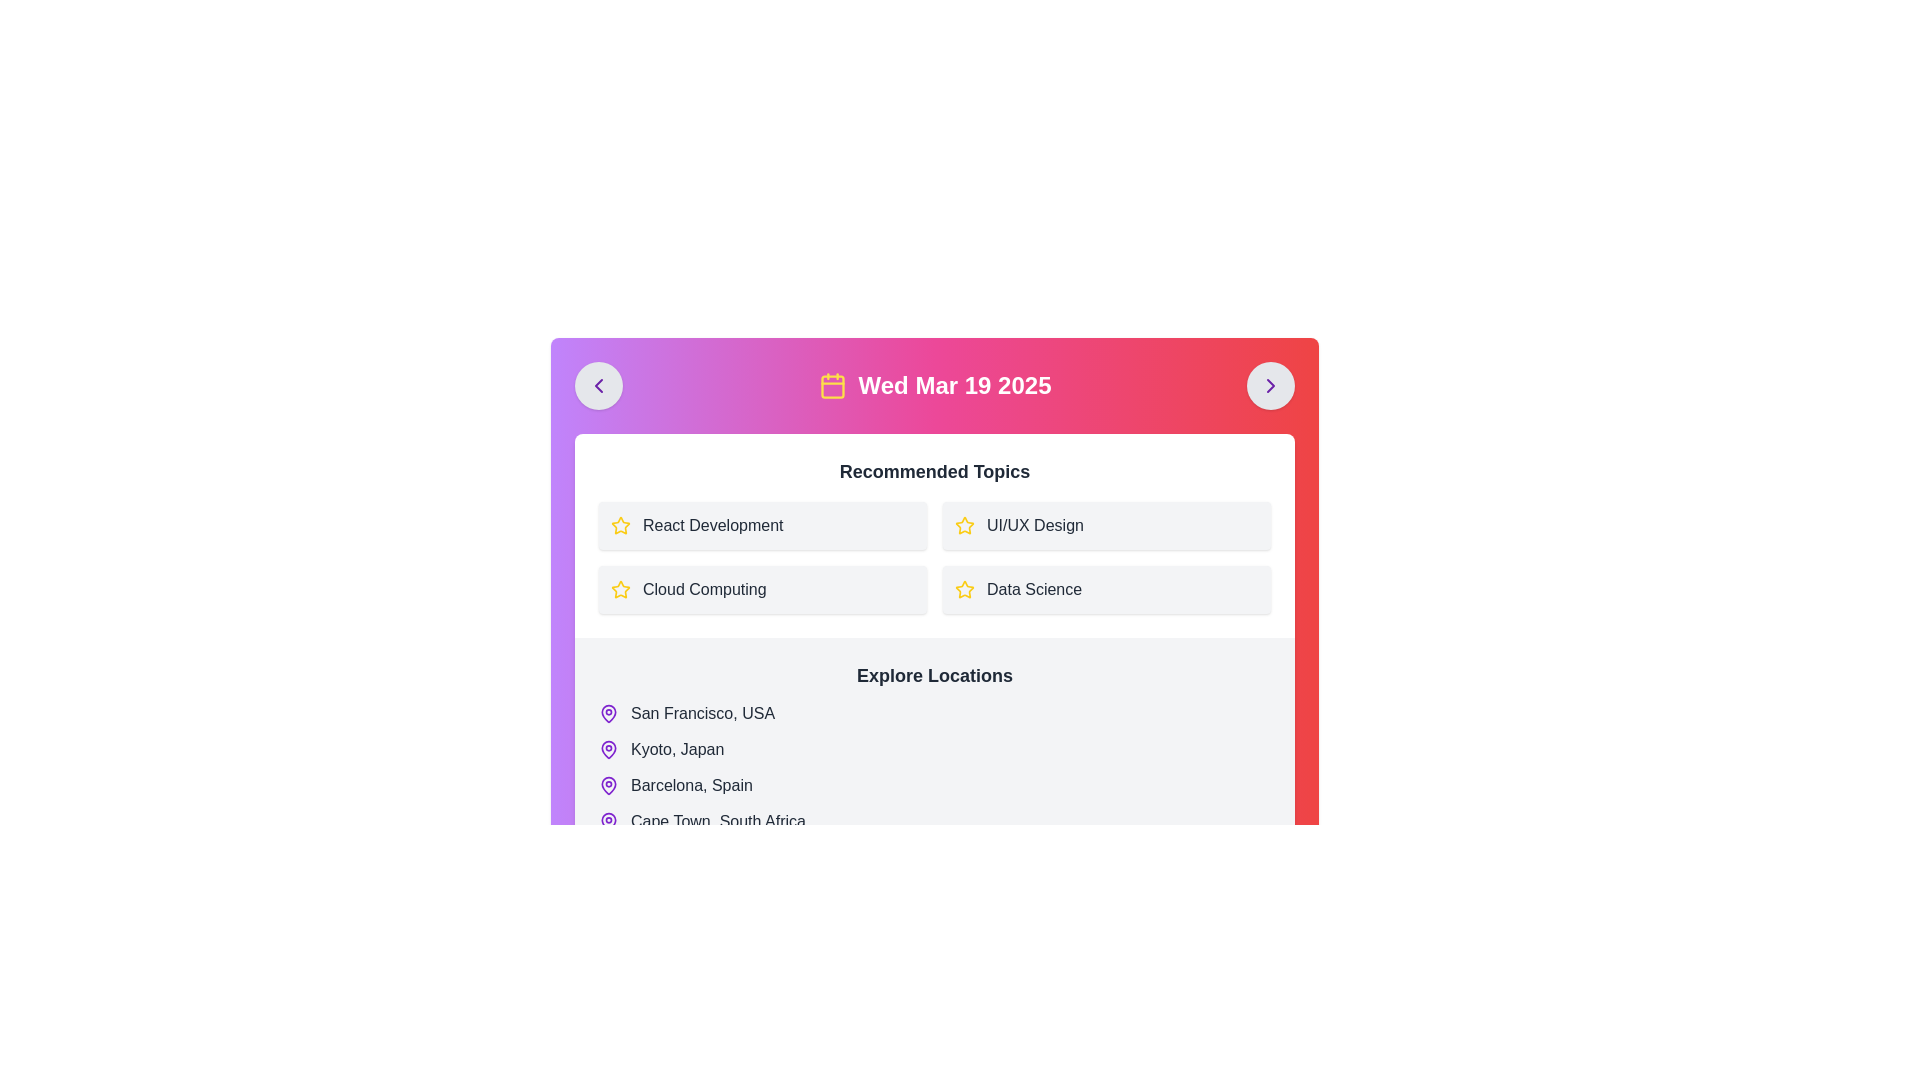 This screenshot has height=1080, width=1920. Describe the element at coordinates (762, 589) in the screenshot. I see `the 'Cloud Computing' button, which is the third item in the grid under 'Recommended Topics'` at that location.